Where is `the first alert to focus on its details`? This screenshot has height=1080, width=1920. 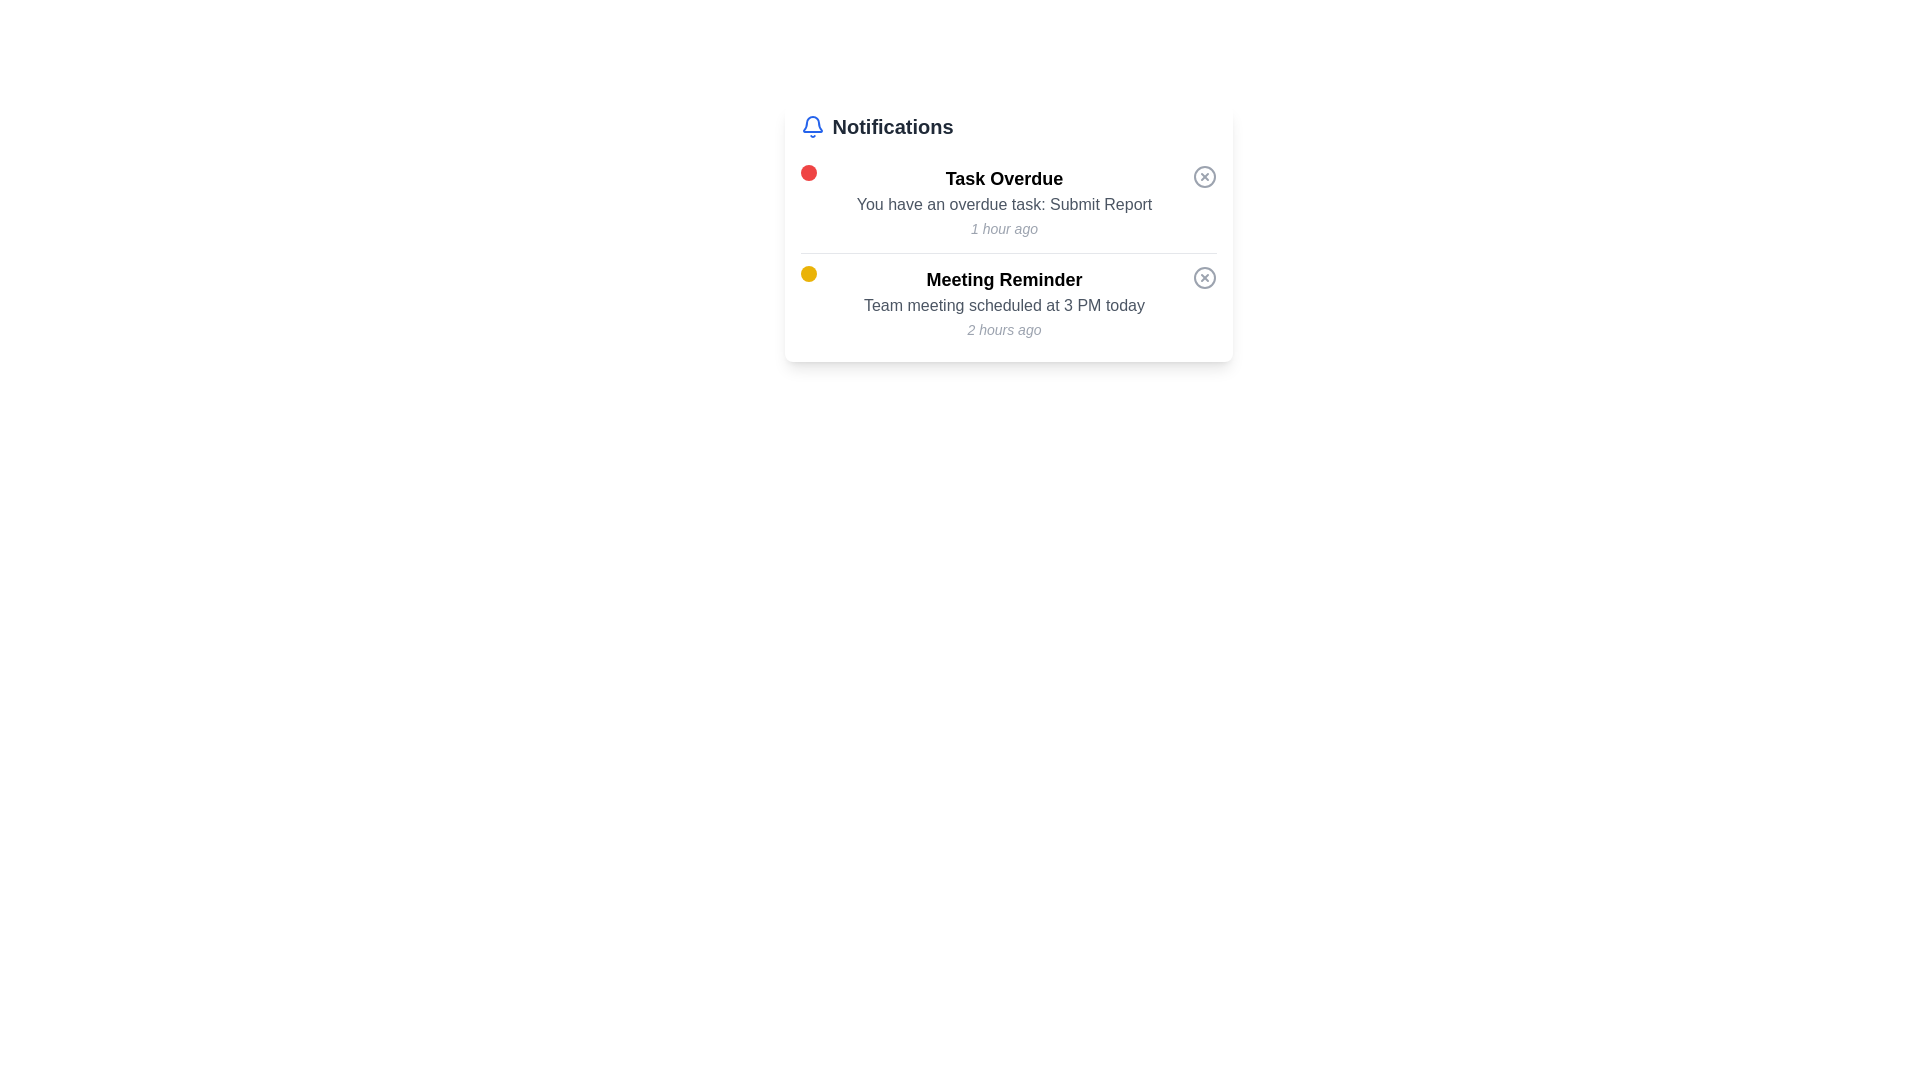 the first alert to focus on its details is located at coordinates (1008, 203).